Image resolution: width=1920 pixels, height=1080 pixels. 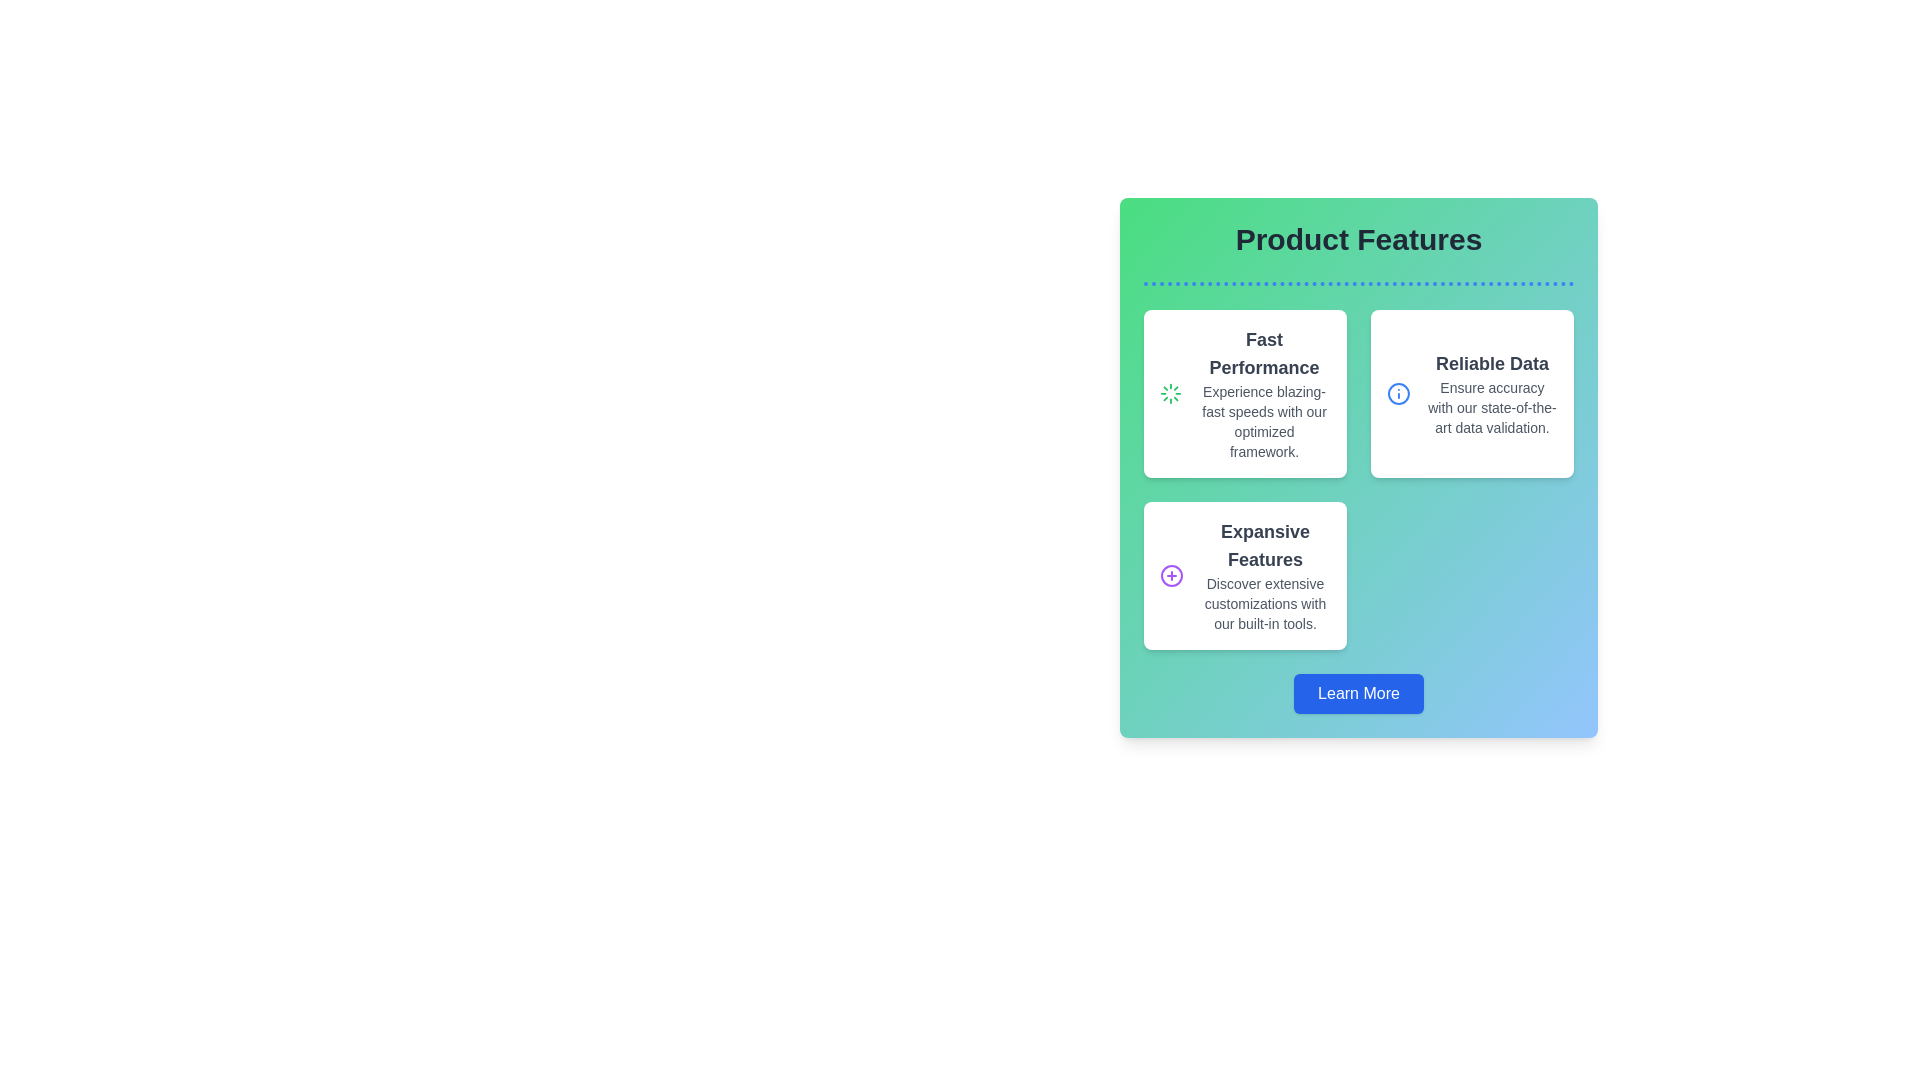 I want to click on descriptive content of the text block located below the 'Expansive Features' text in the second card of the bottom row of the 'Product Features' section, so click(x=1264, y=603).